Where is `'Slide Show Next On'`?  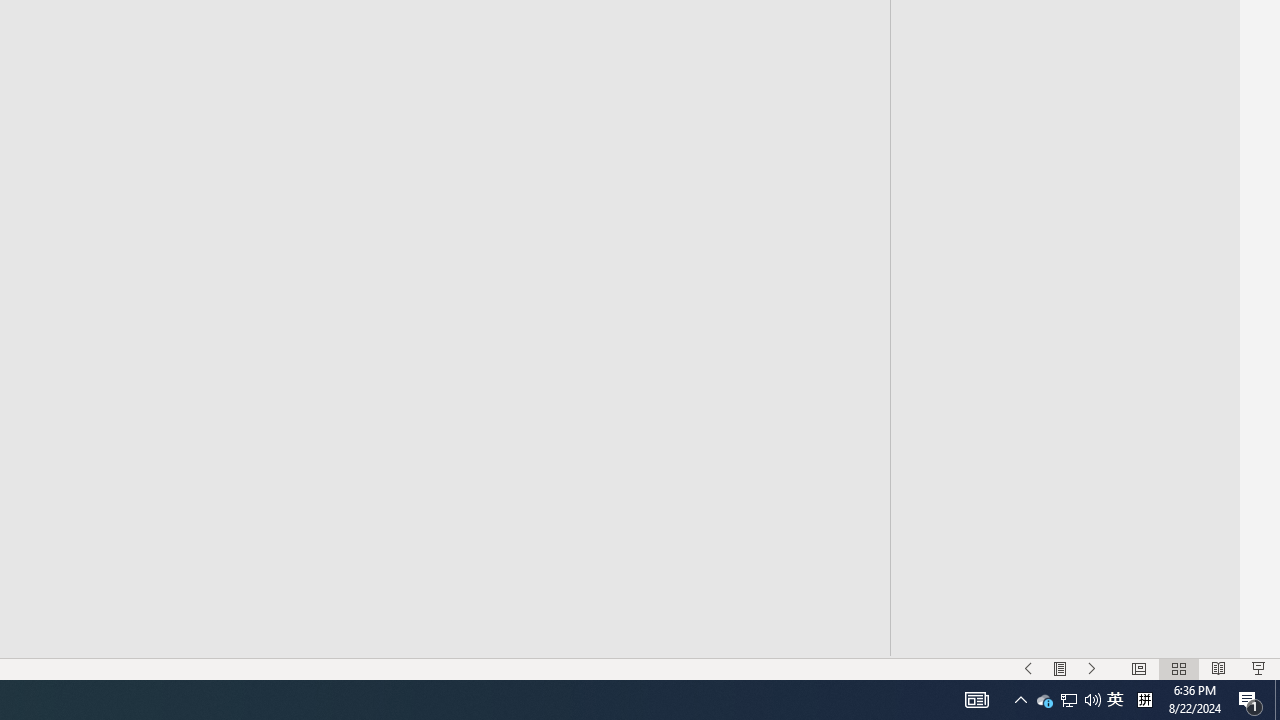 'Slide Show Next On' is located at coordinates (1091, 669).